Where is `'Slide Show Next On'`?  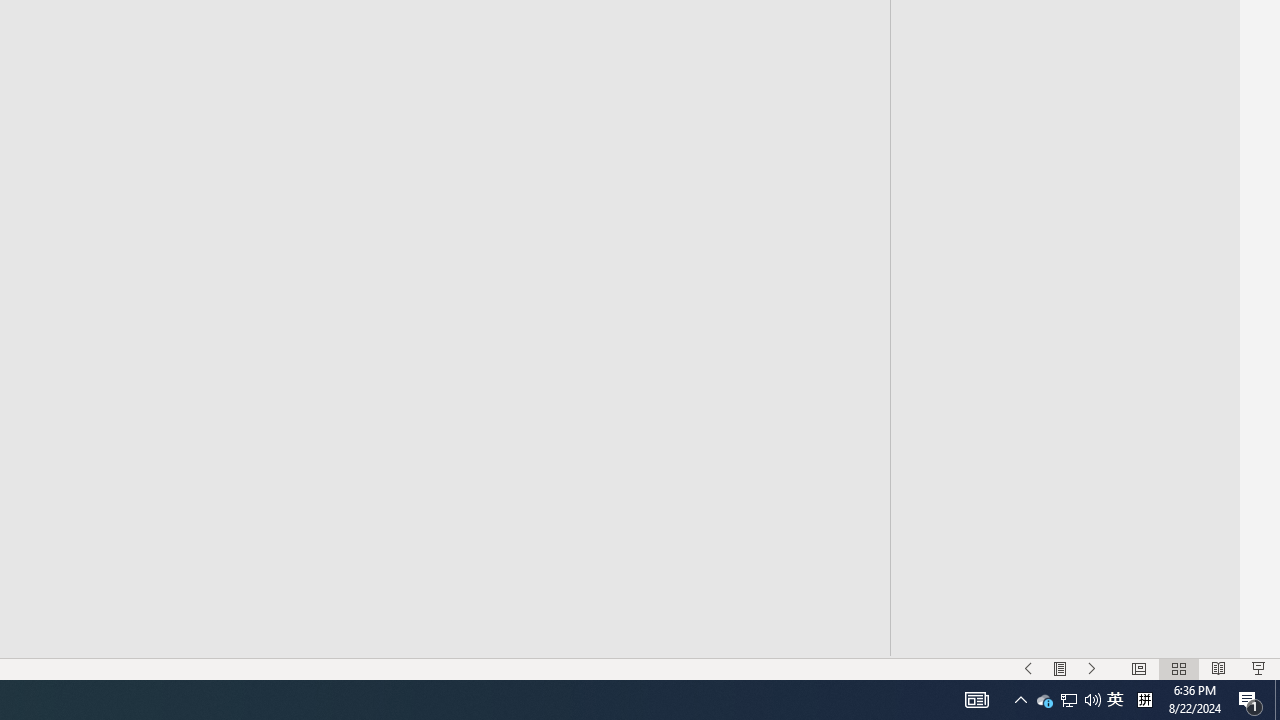 'Slide Show Next On' is located at coordinates (1091, 669).